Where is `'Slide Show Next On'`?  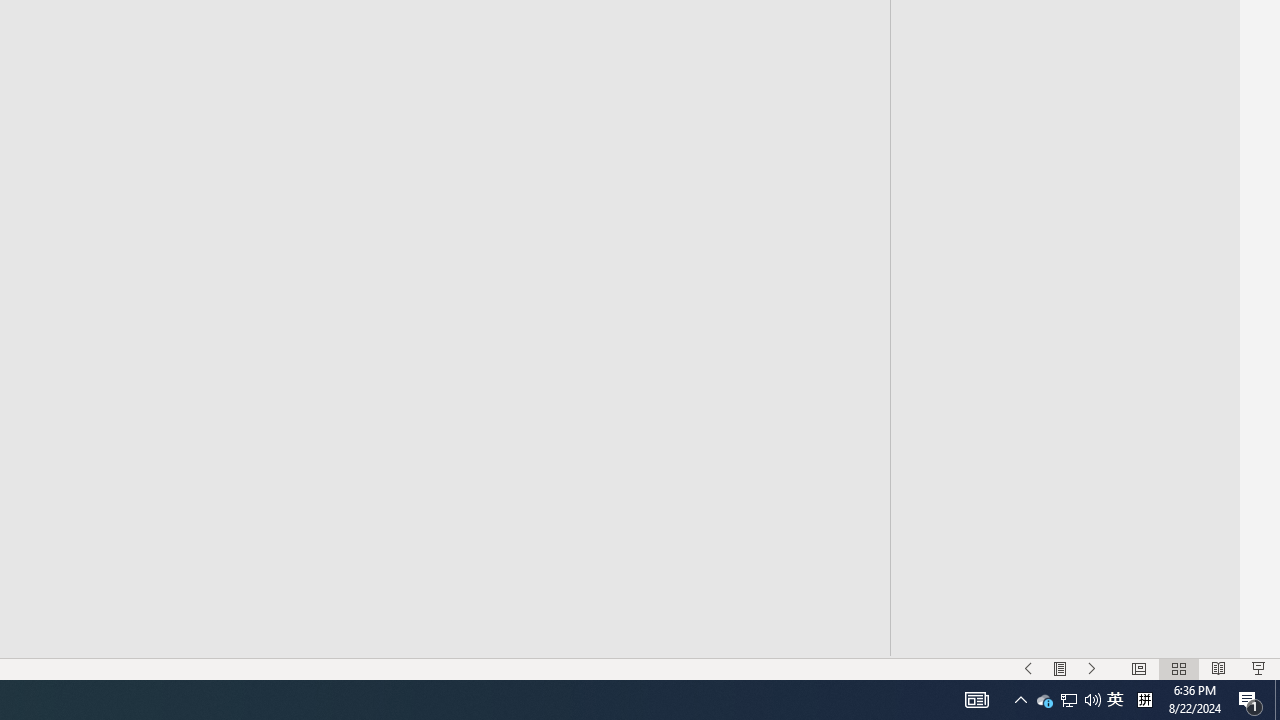 'Slide Show Next On' is located at coordinates (1091, 669).